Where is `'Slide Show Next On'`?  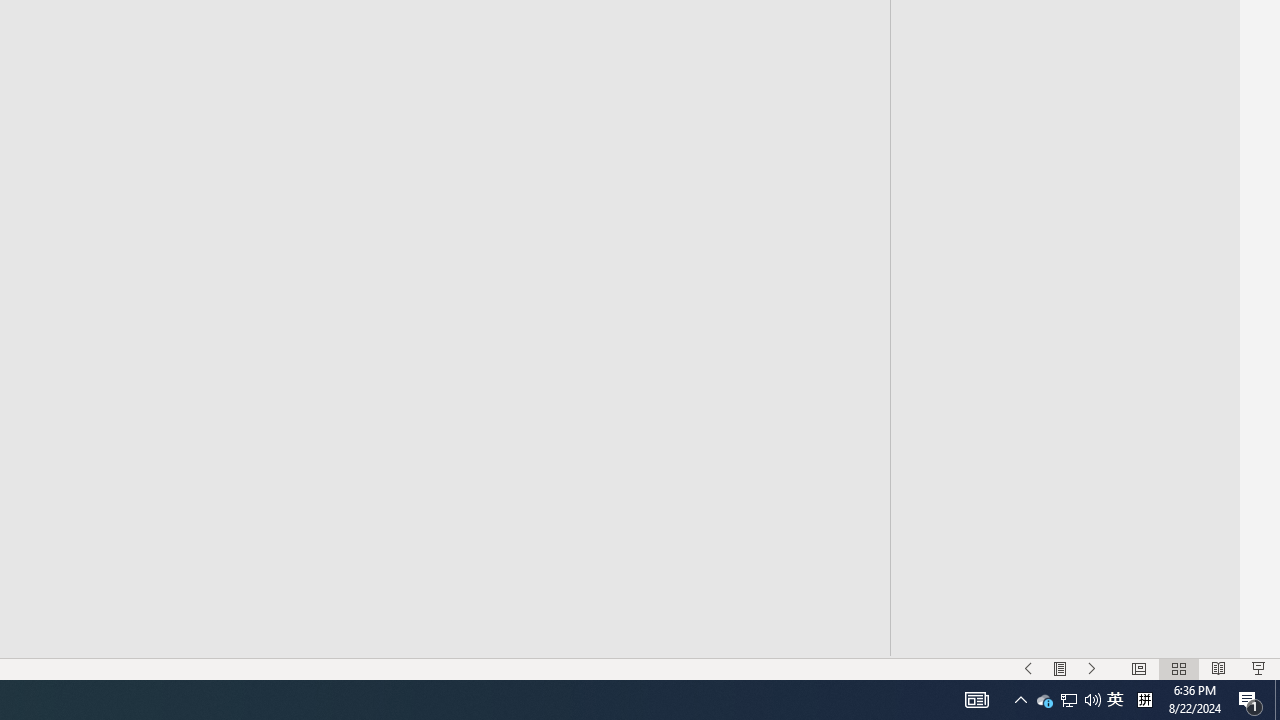 'Slide Show Next On' is located at coordinates (1091, 669).